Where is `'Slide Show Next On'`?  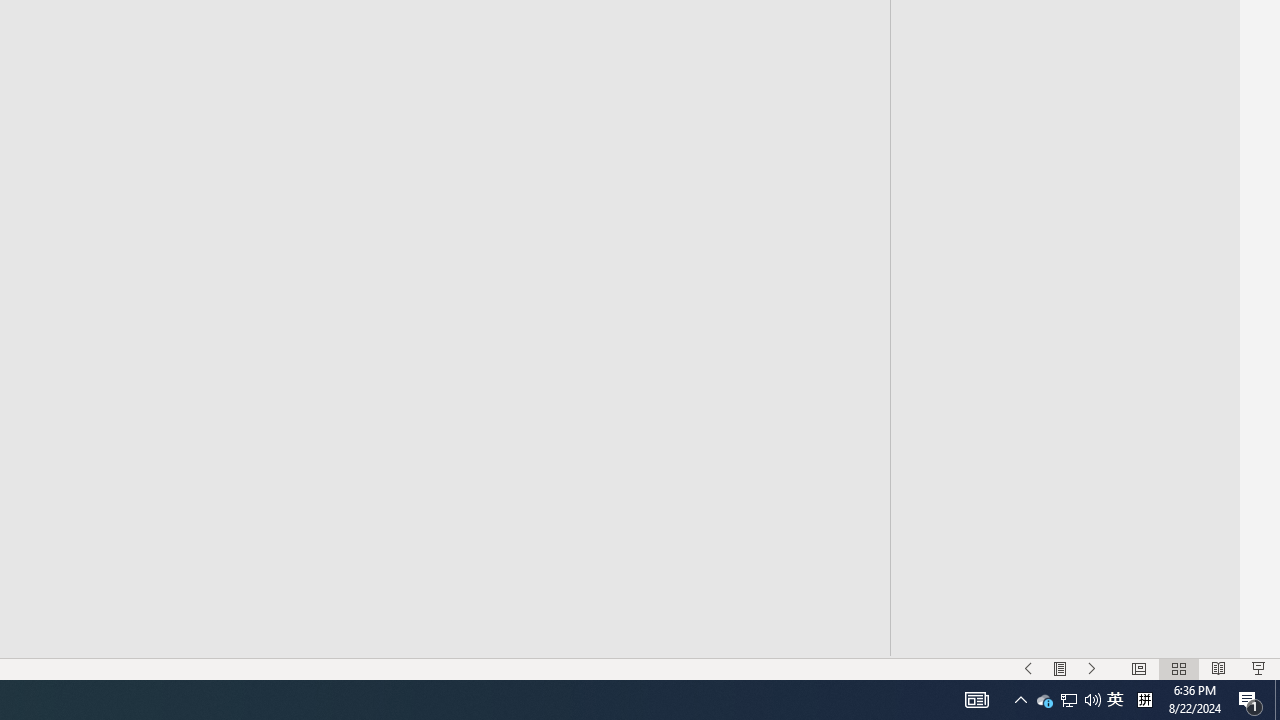 'Slide Show Next On' is located at coordinates (1091, 669).